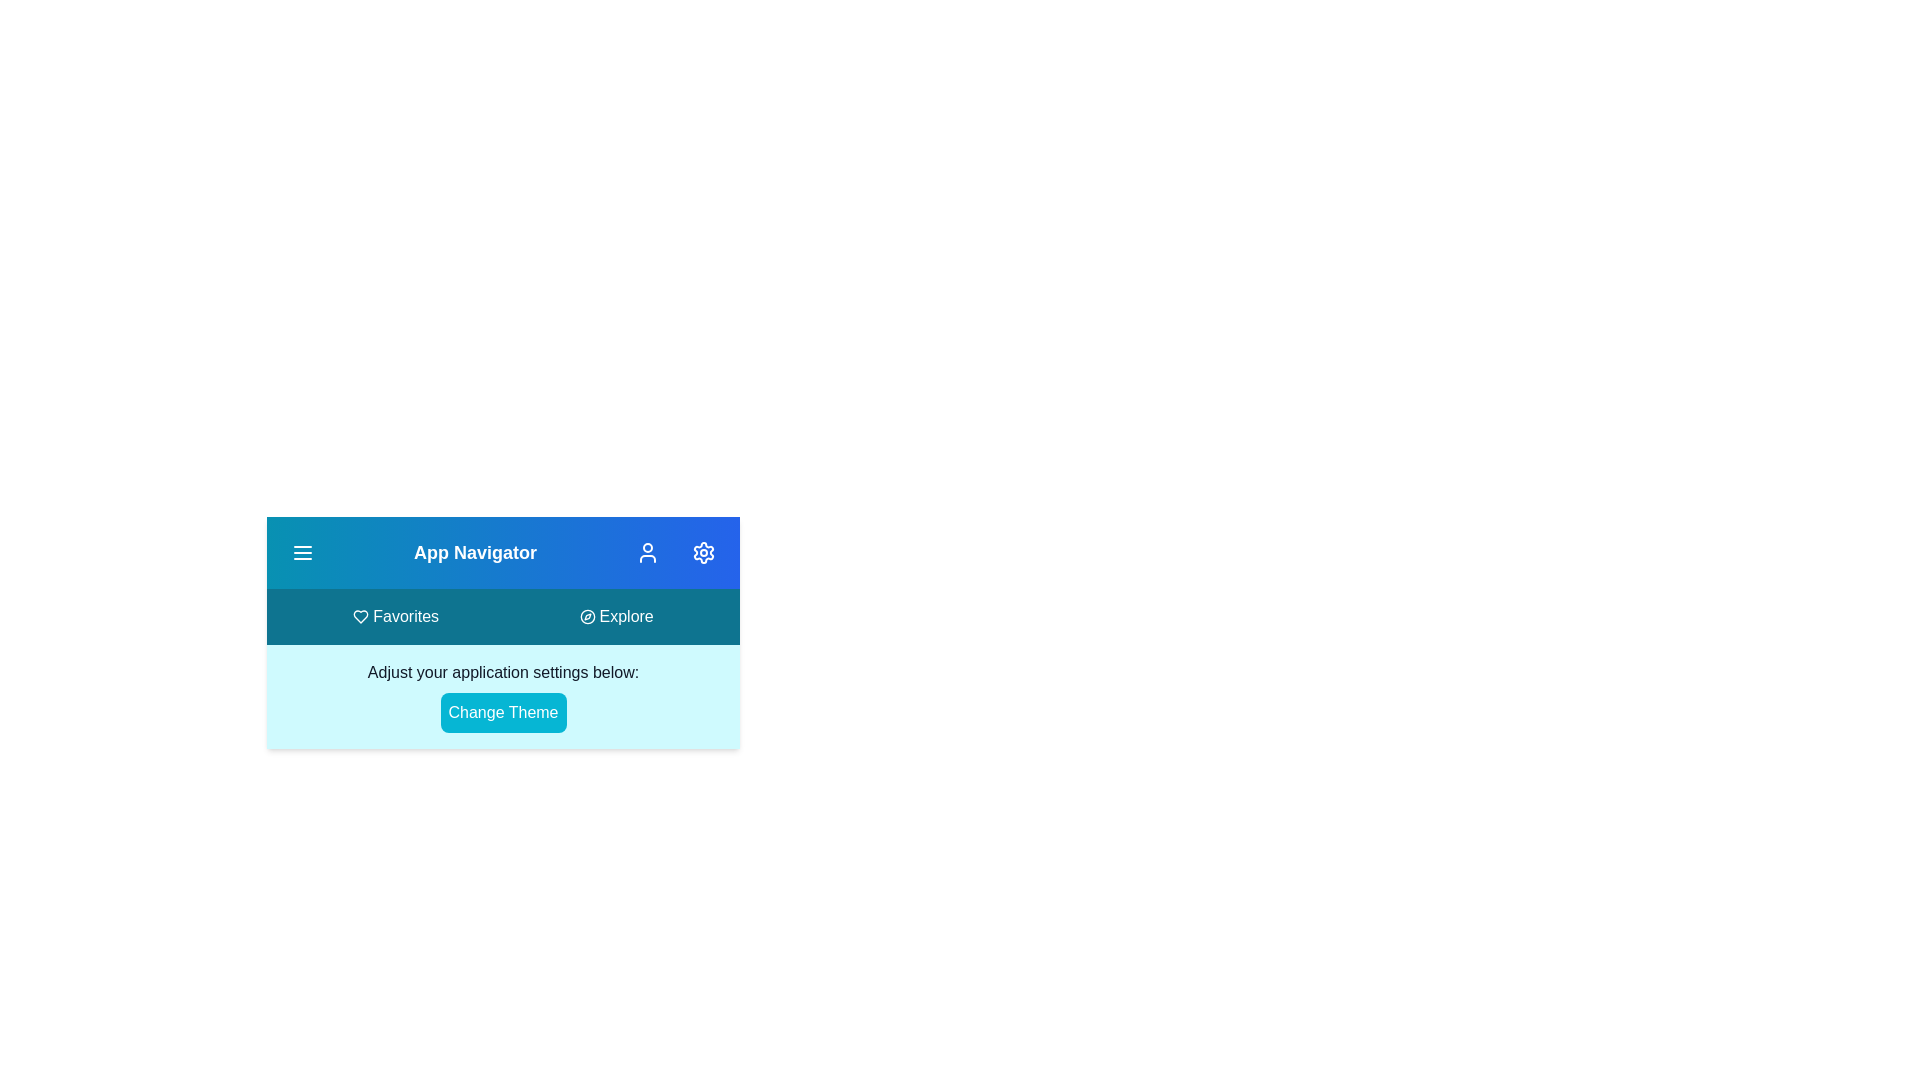 This screenshot has height=1080, width=1920. What do you see at coordinates (503, 712) in the screenshot?
I see `the 'Change Theme' button, which has a cyan background and white text, located below the settings text in the settings panel` at bounding box center [503, 712].